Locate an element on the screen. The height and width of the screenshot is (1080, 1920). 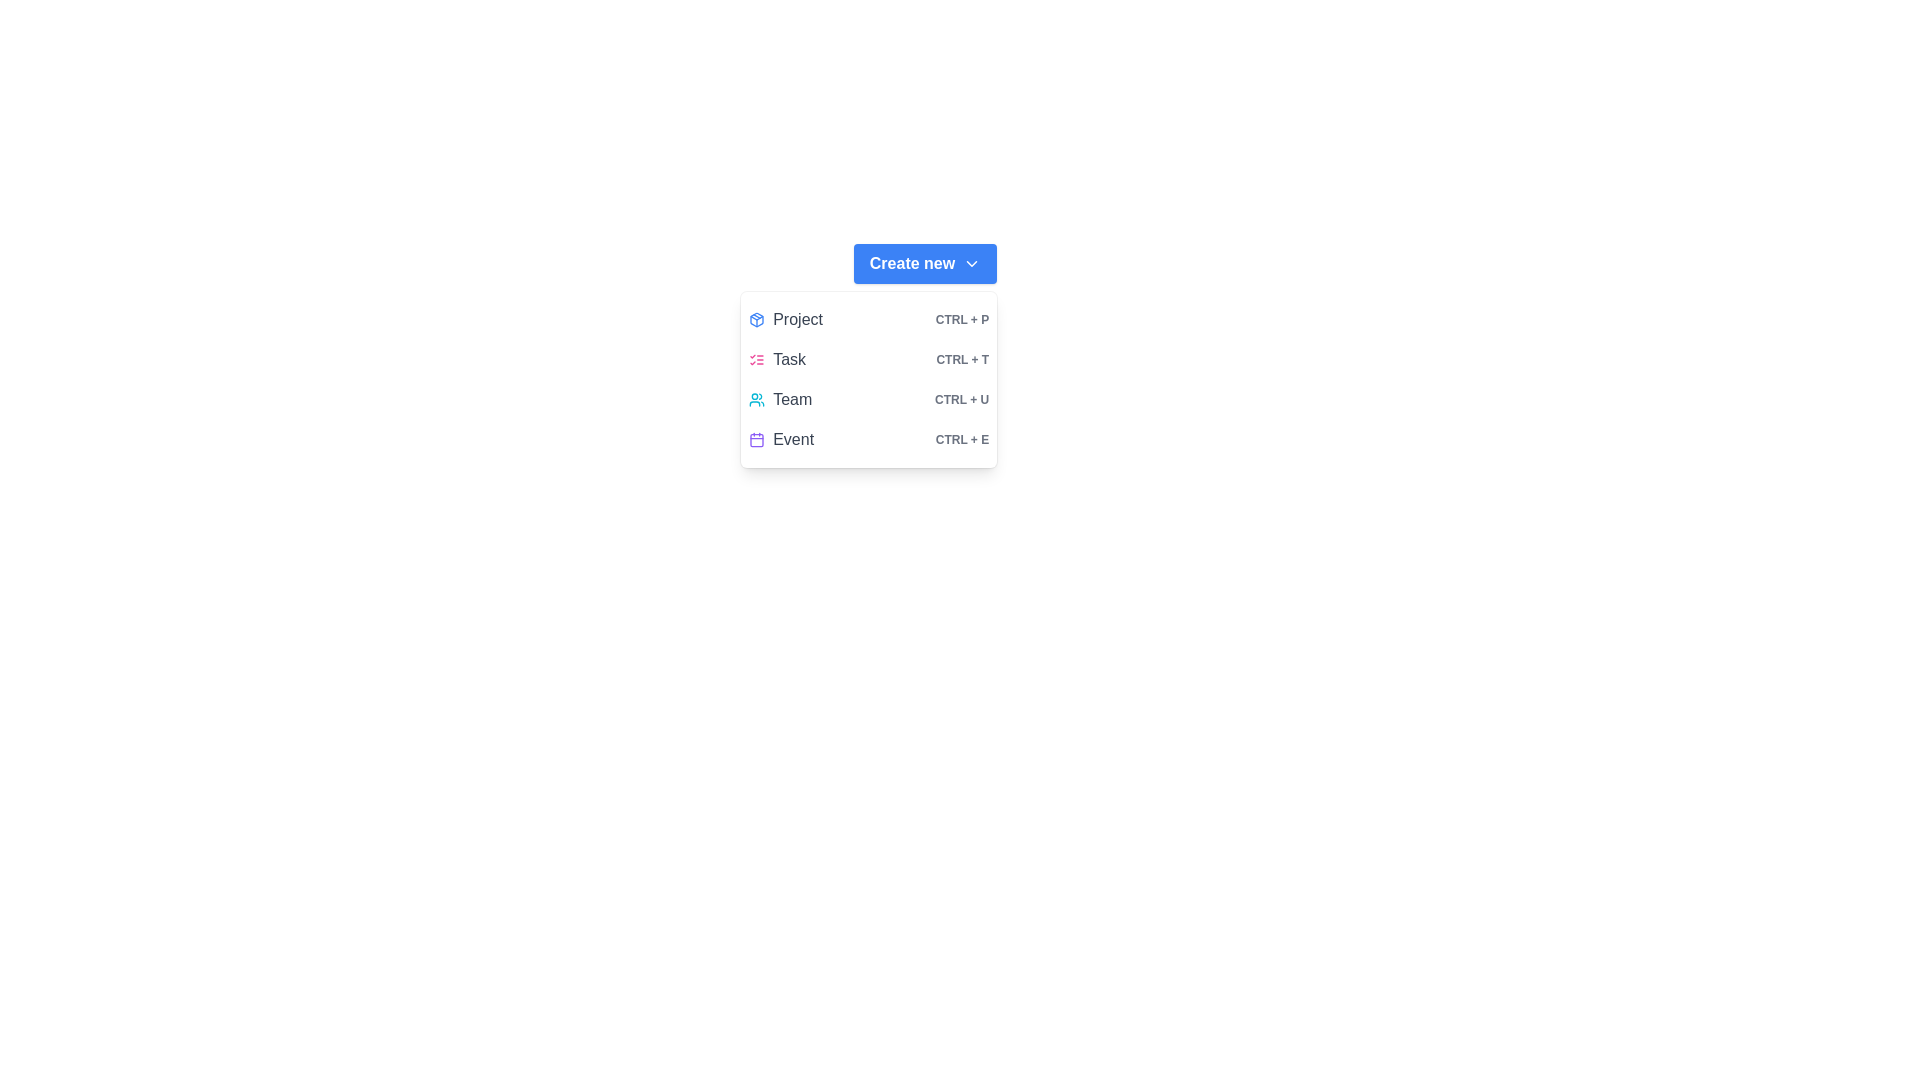
the 'Event' list item in the dropdown menu under the 'Create new' button is located at coordinates (869, 438).